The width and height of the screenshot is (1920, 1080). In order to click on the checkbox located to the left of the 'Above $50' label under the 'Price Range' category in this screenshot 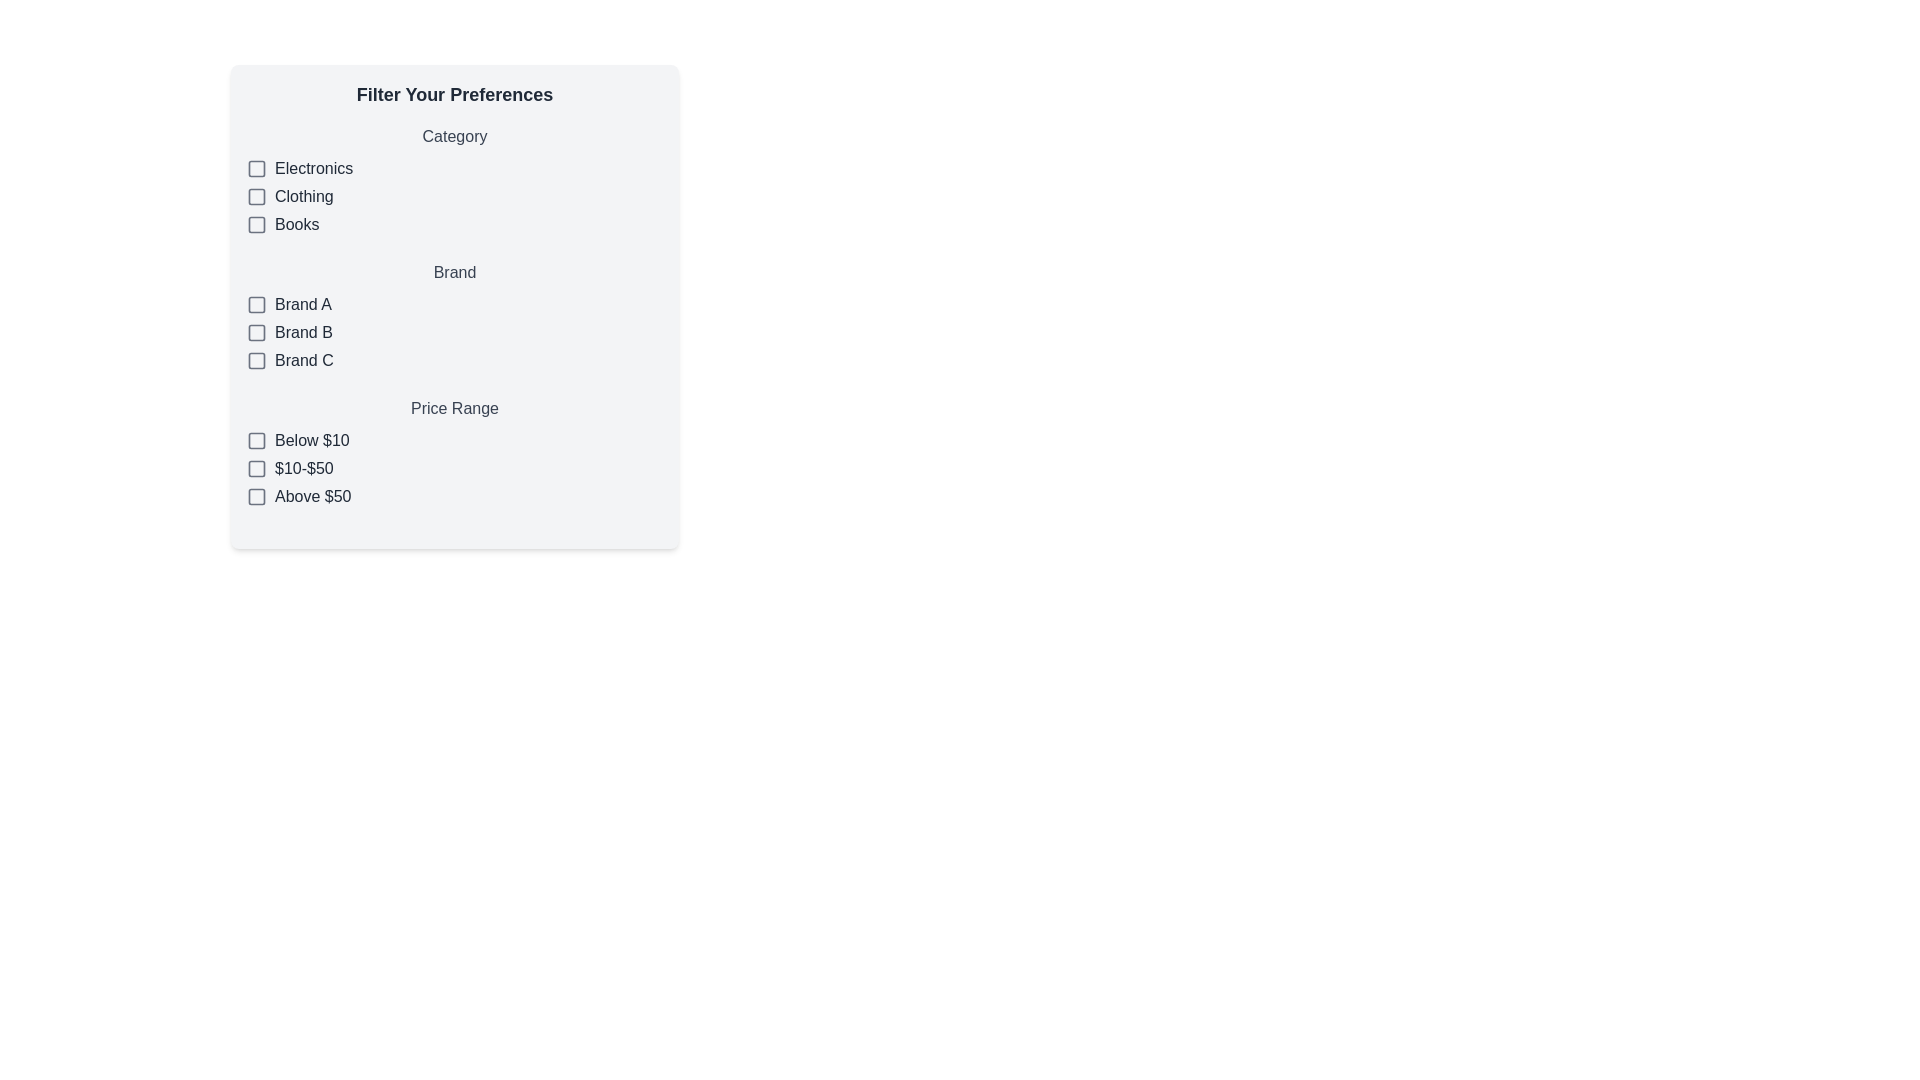, I will do `click(256, 496)`.